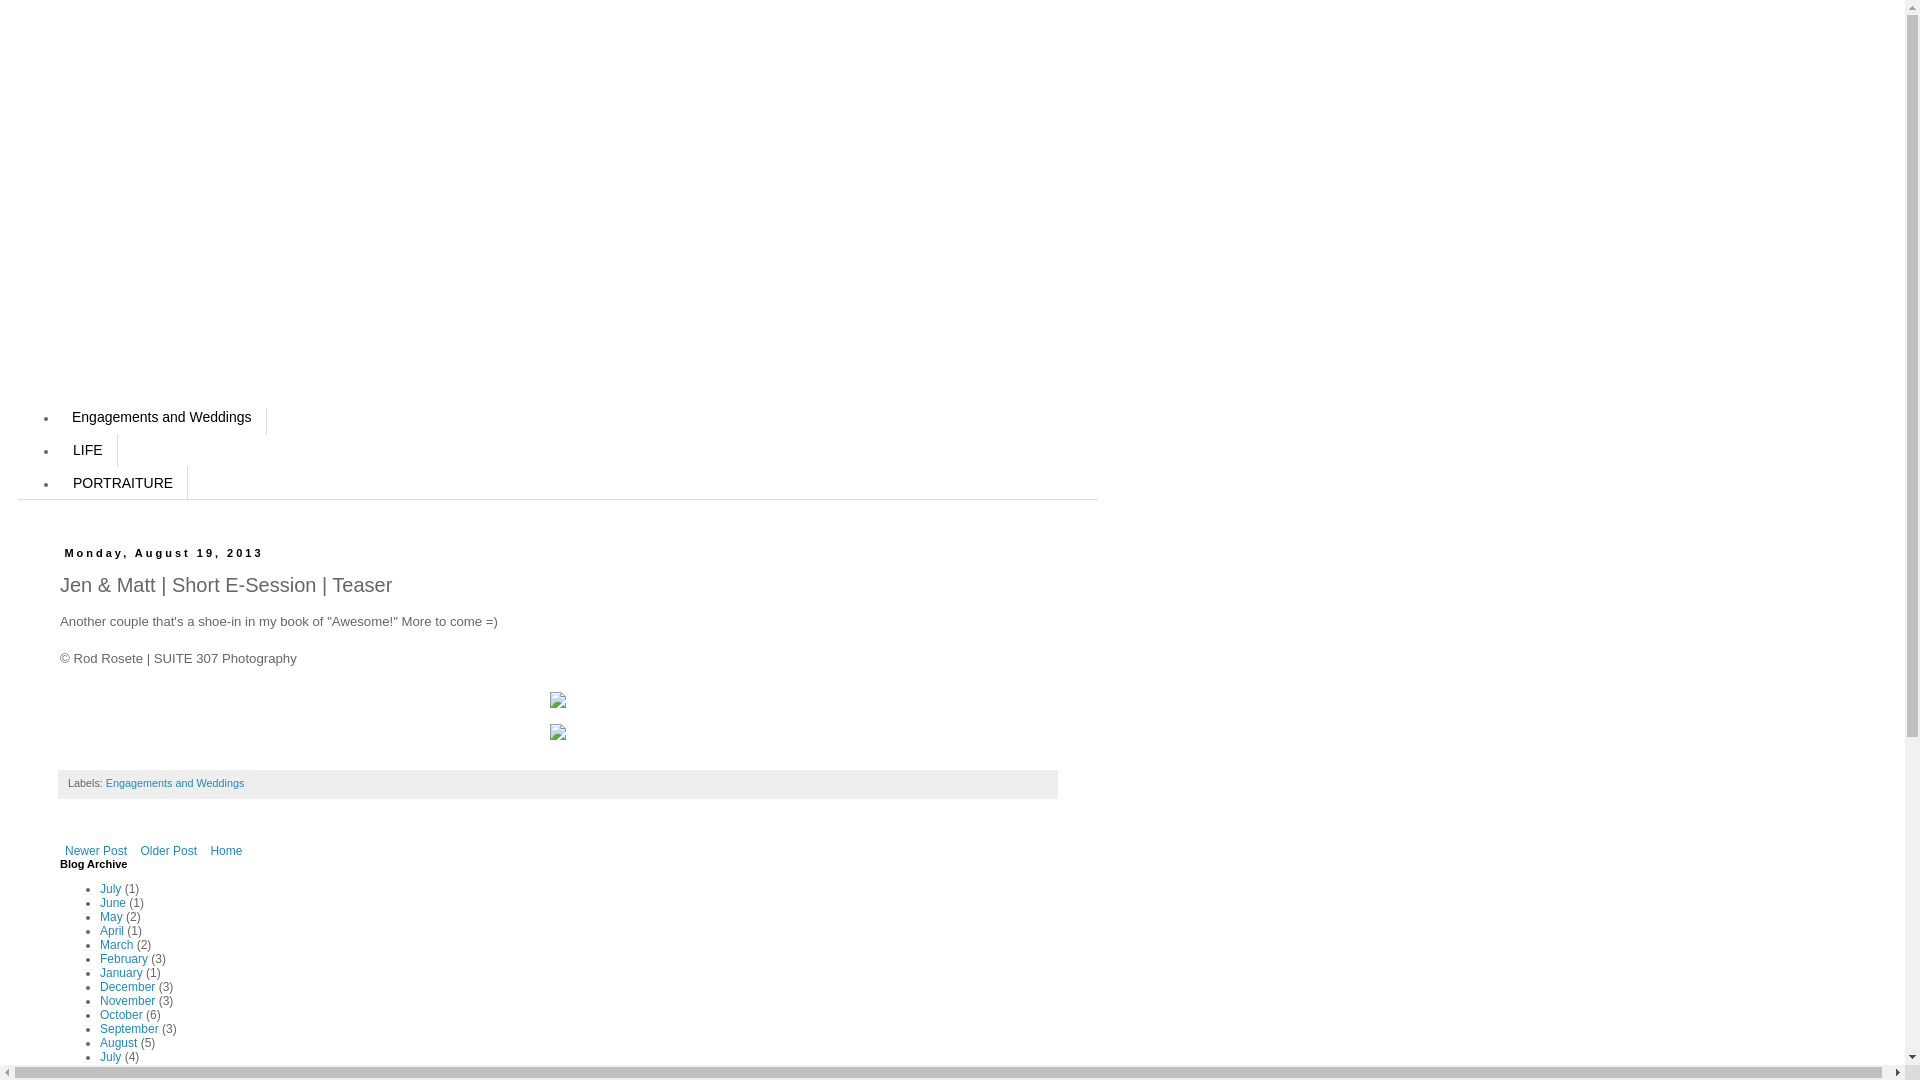 This screenshot has height=1080, width=1920. What do you see at coordinates (117, 1041) in the screenshot?
I see `'August'` at bounding box center [117, 1041].